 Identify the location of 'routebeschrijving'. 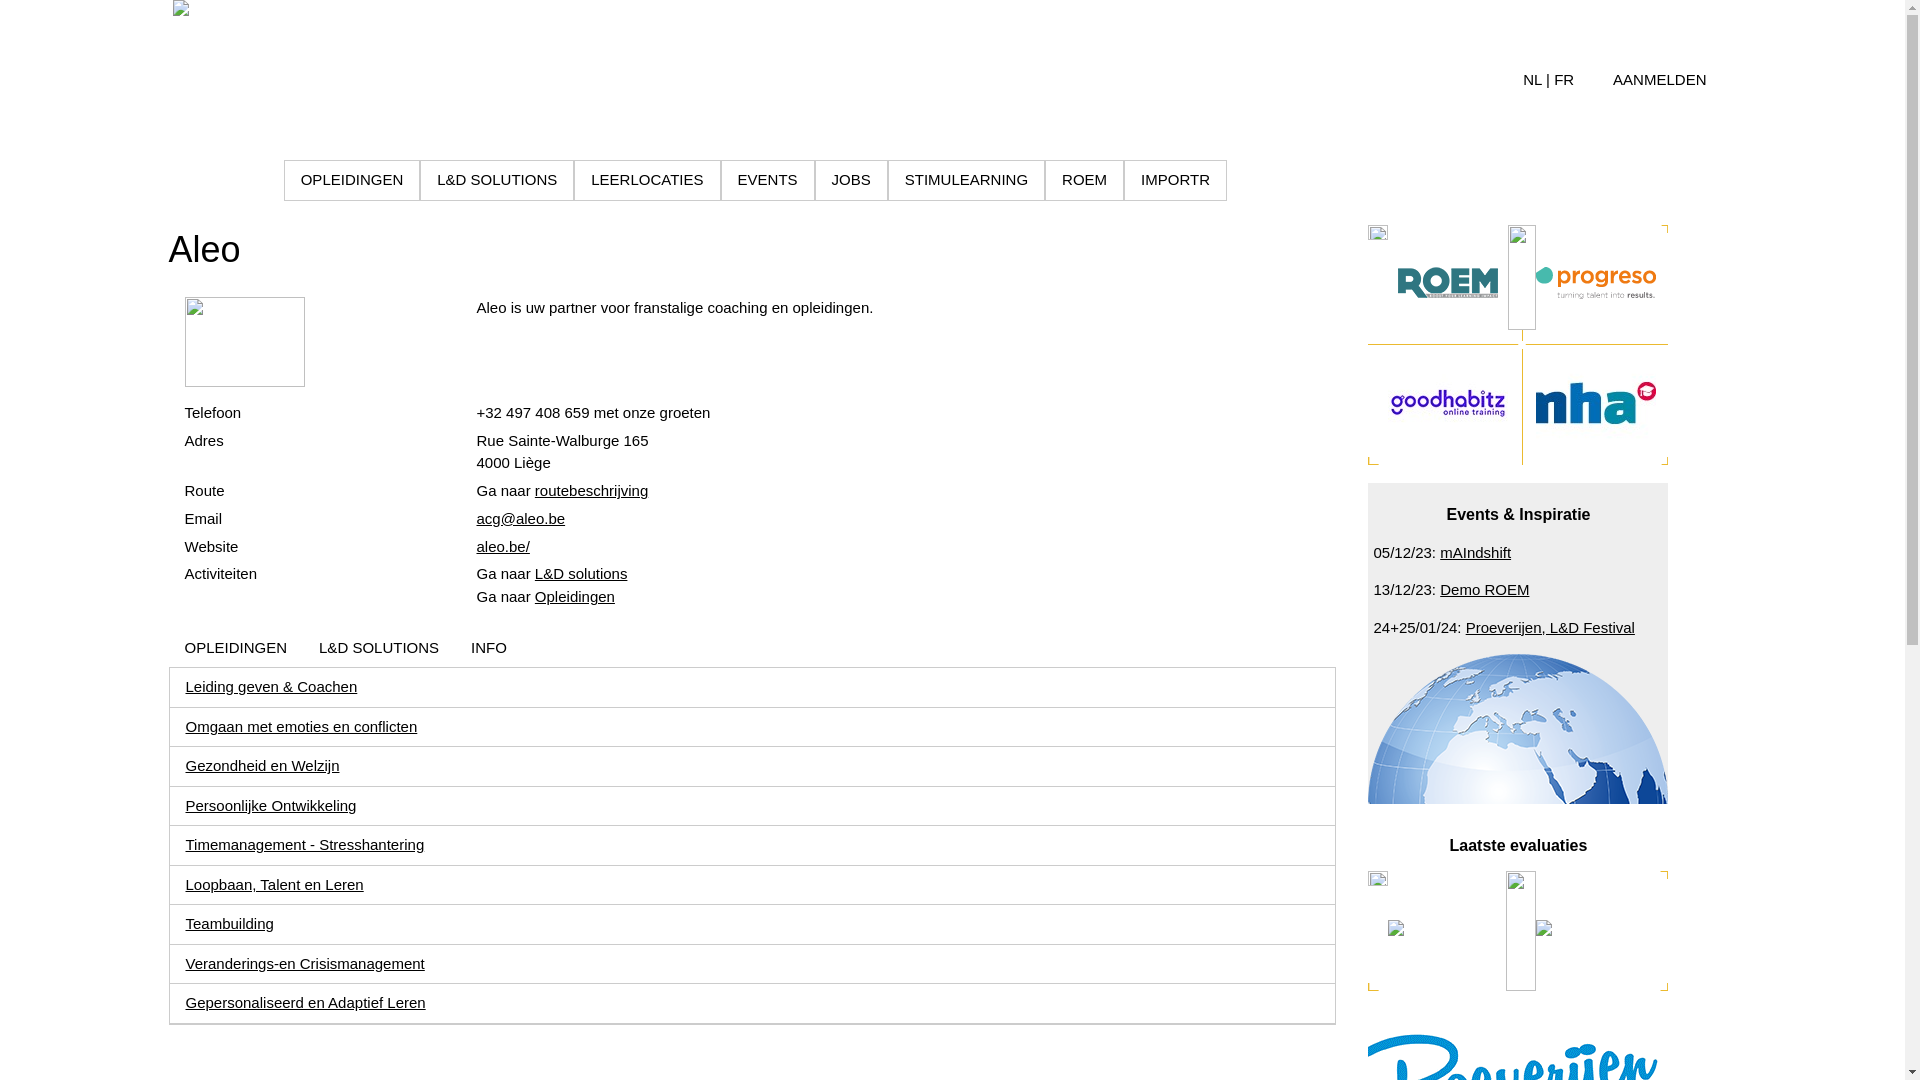
(534, 490).